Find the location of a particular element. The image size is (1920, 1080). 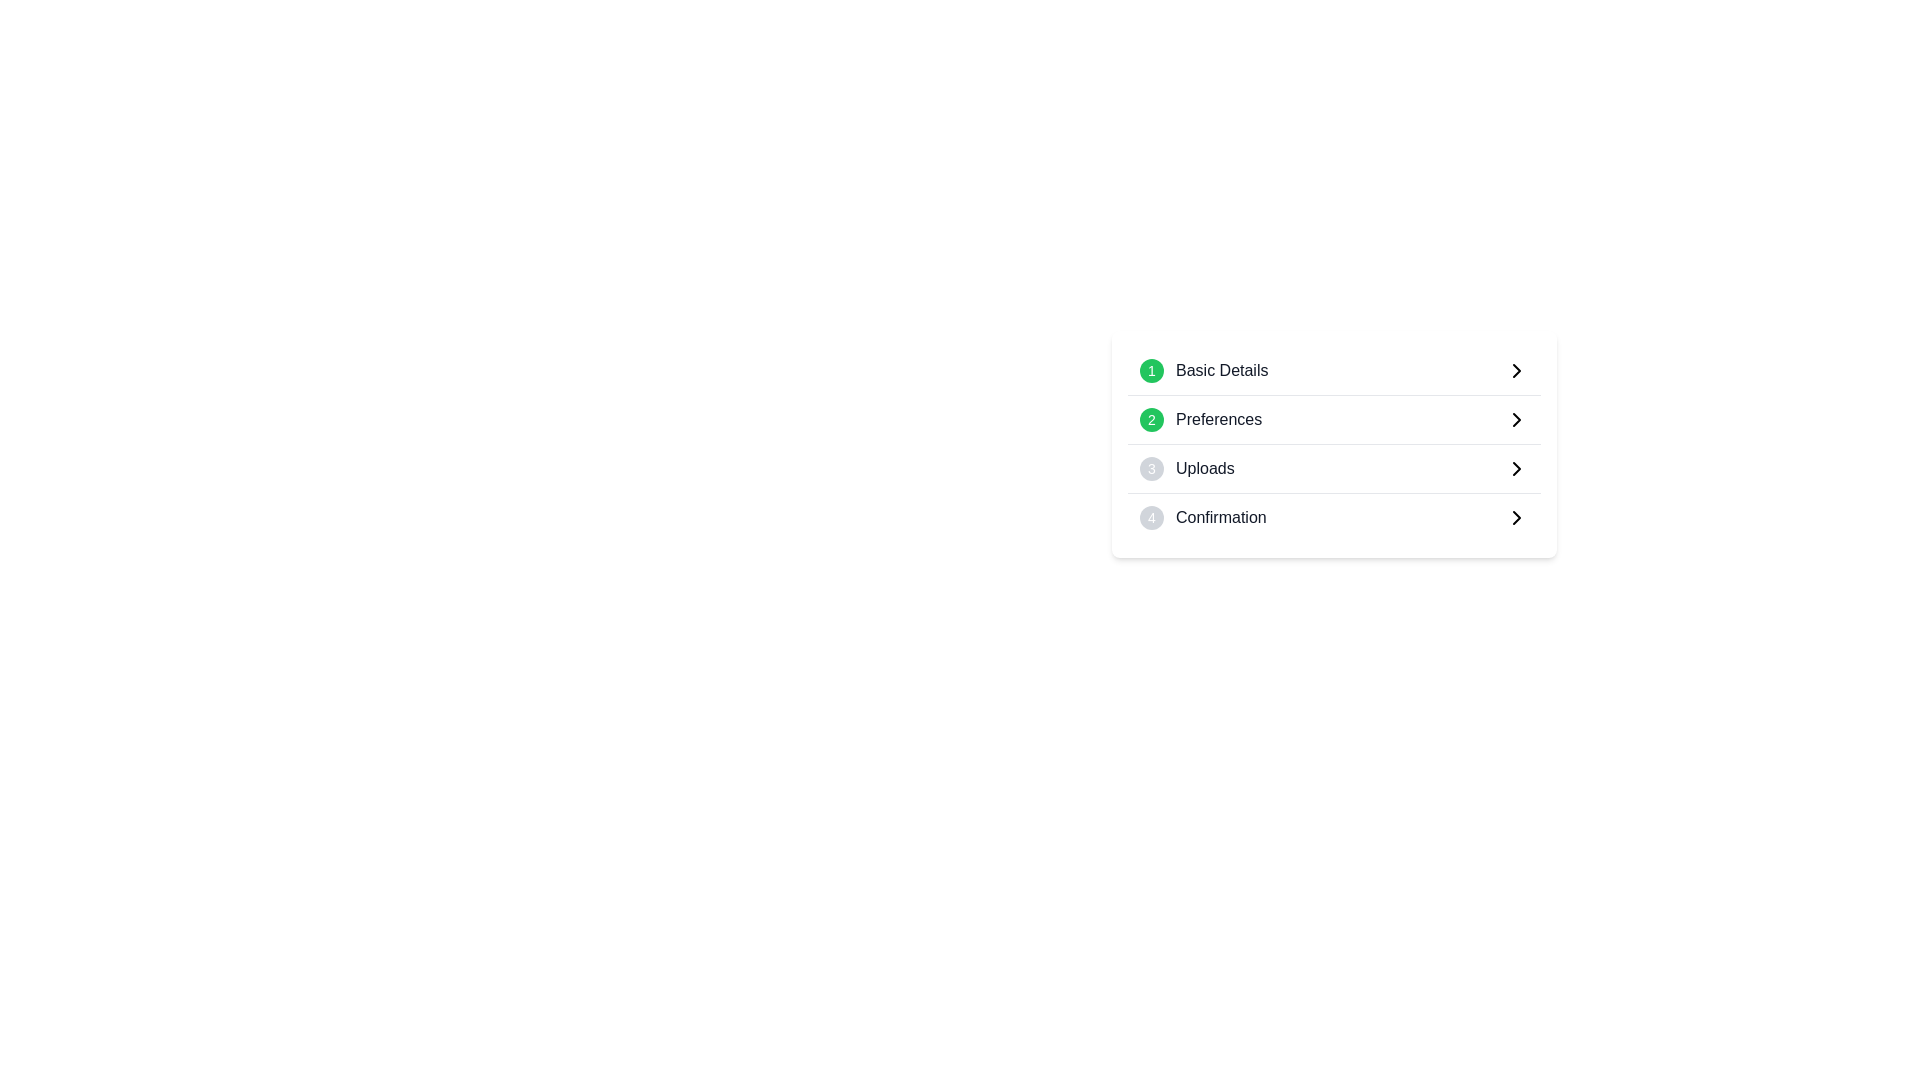

label displaying the word 'Uploads' which is part of the third item in a vertical list, located to the right of a circular icon with the number '3' is located at coordinates (1204, 469).